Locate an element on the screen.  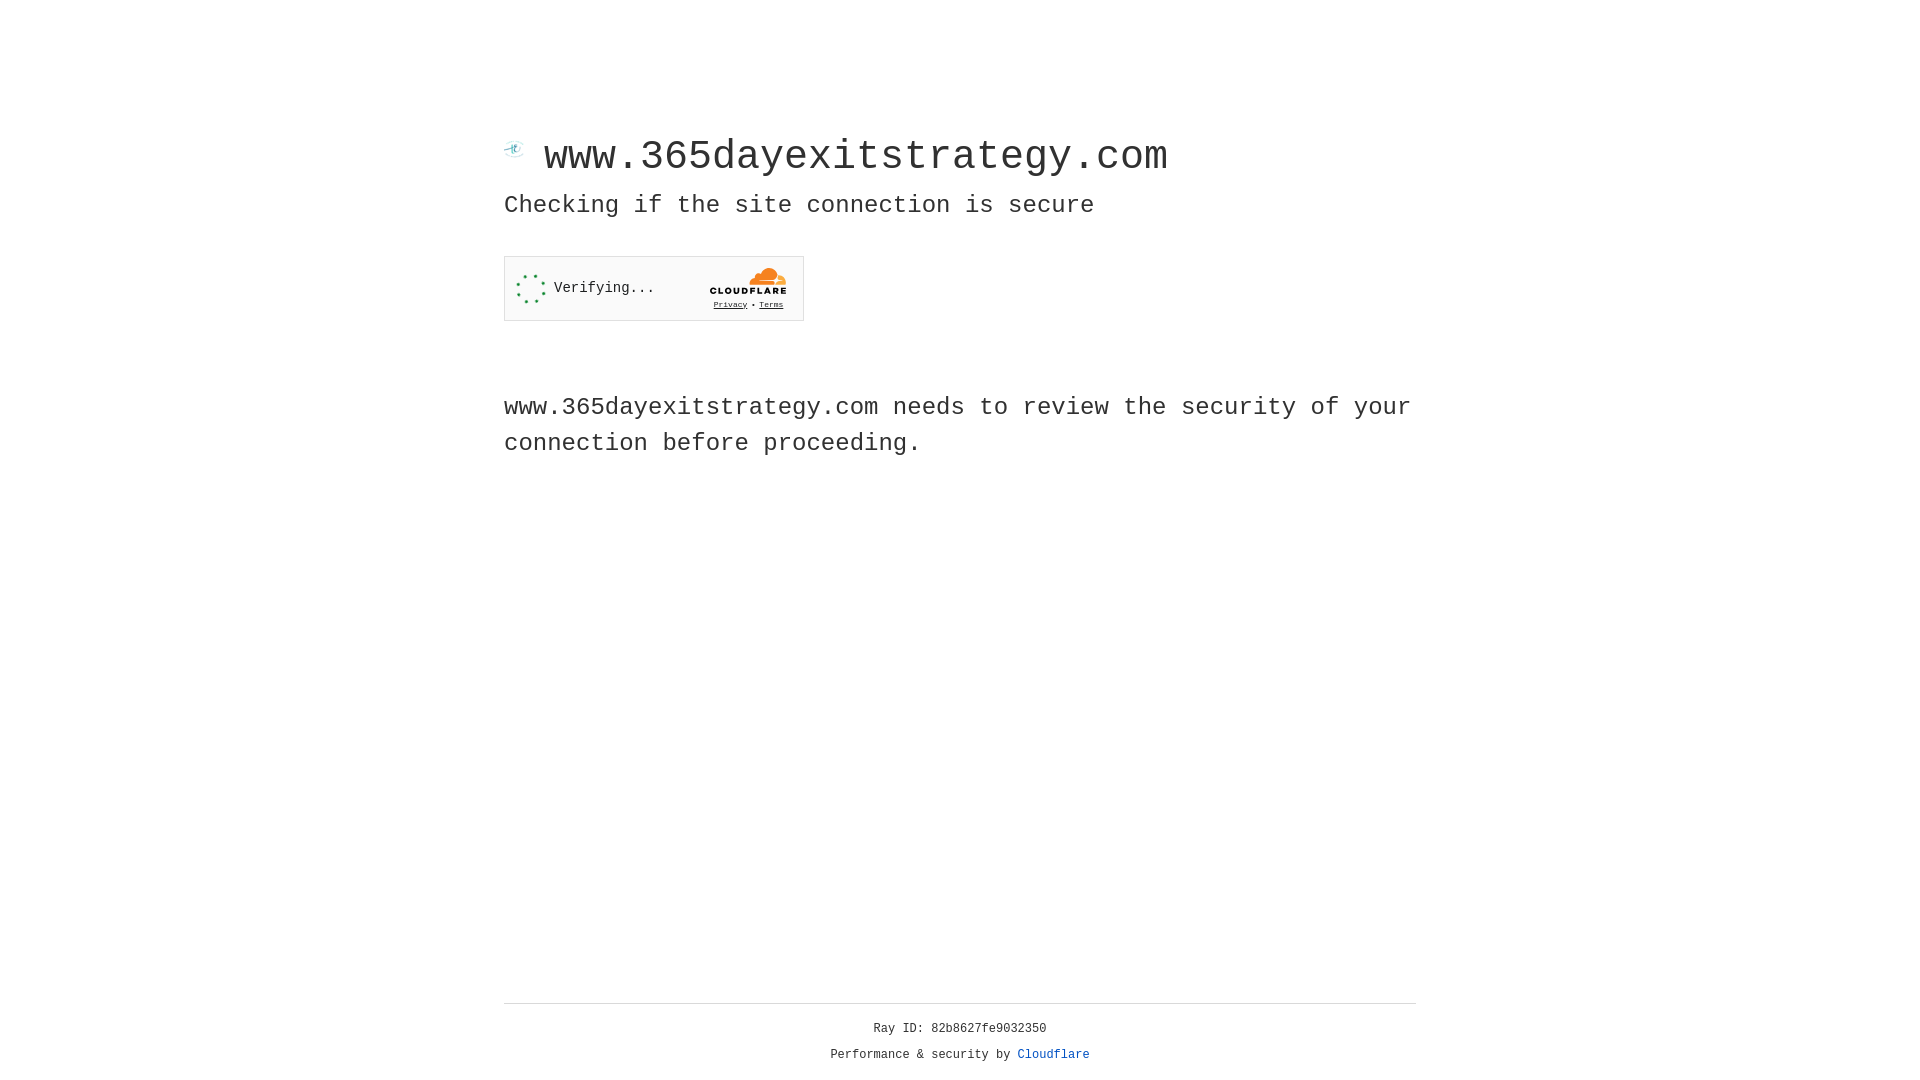
'Widget containing a Cloudflare security challenge' is located at coordinates (653, 288).